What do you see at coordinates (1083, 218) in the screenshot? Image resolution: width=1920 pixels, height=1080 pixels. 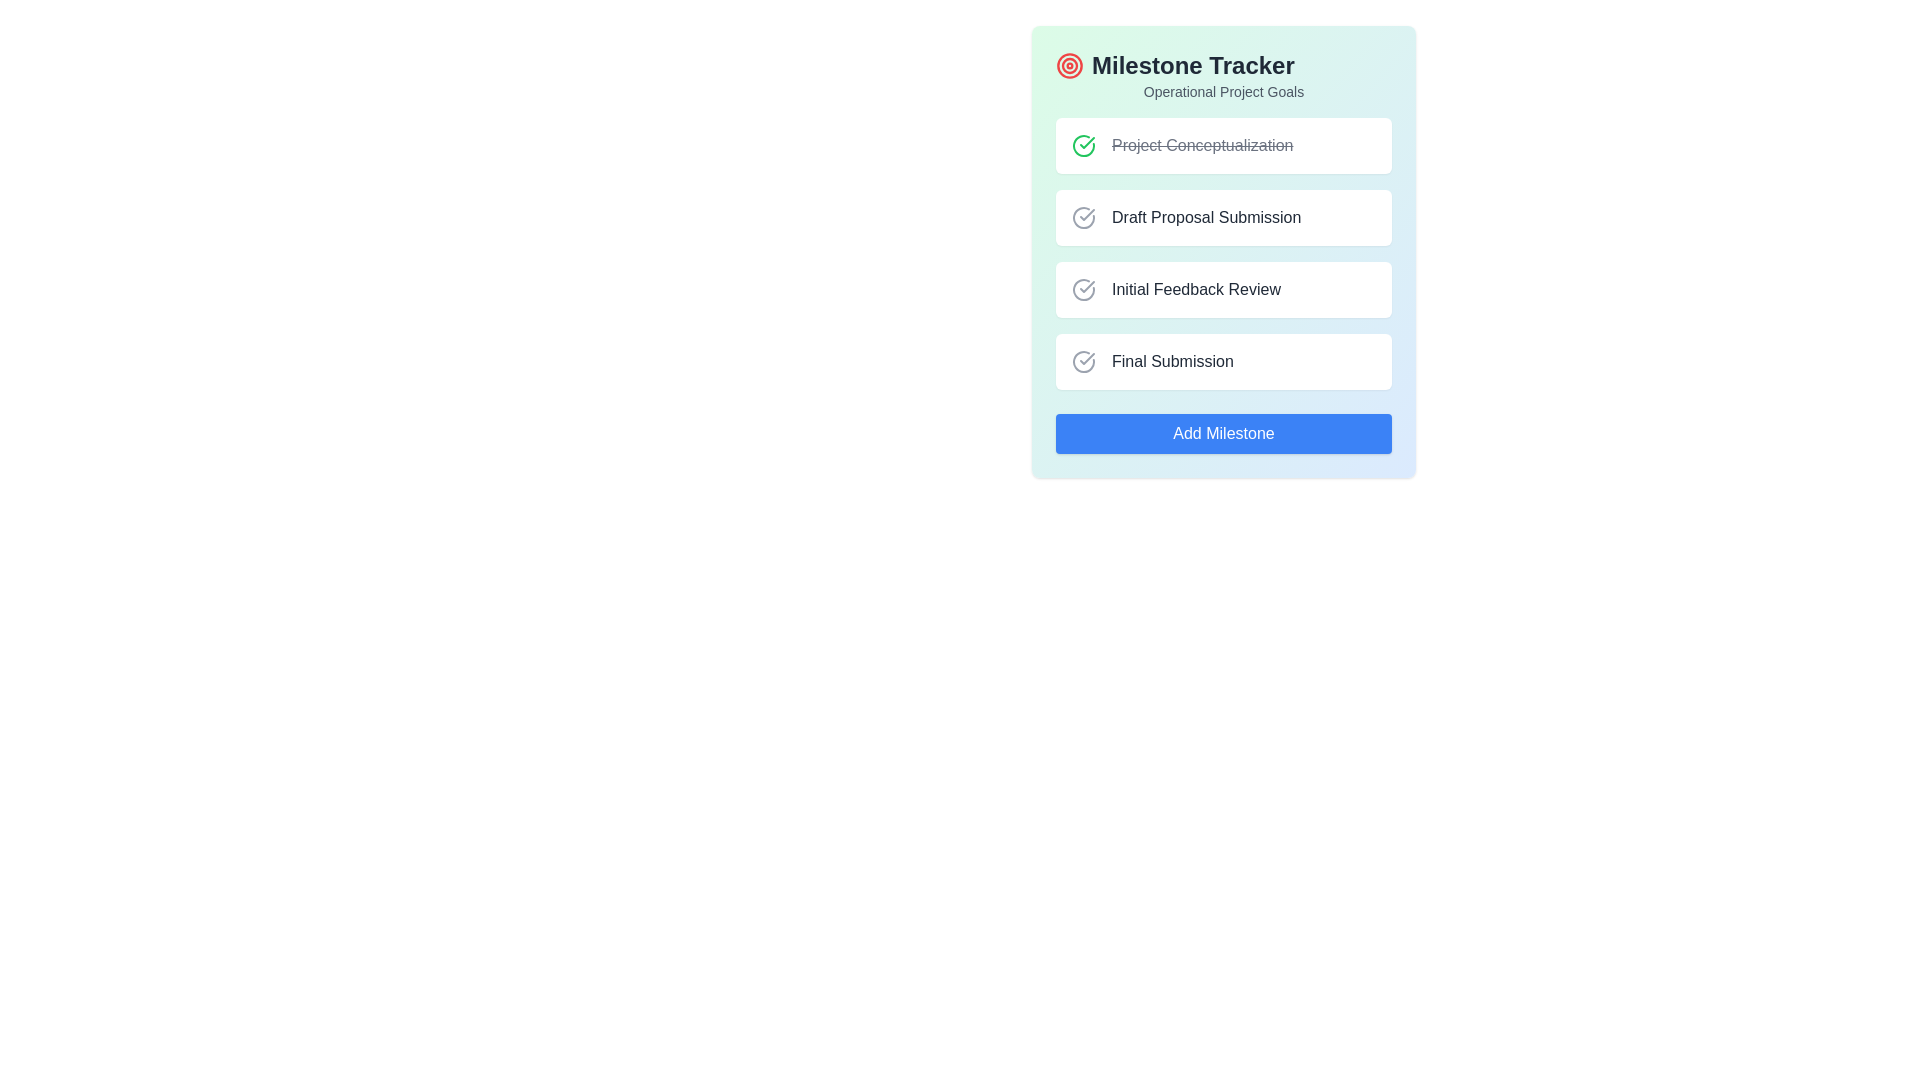 I see `the circular arc of the SVG icon located in the second milestone labeled 'Draft Proposal Submission'` at bounding box center [1083, 218].